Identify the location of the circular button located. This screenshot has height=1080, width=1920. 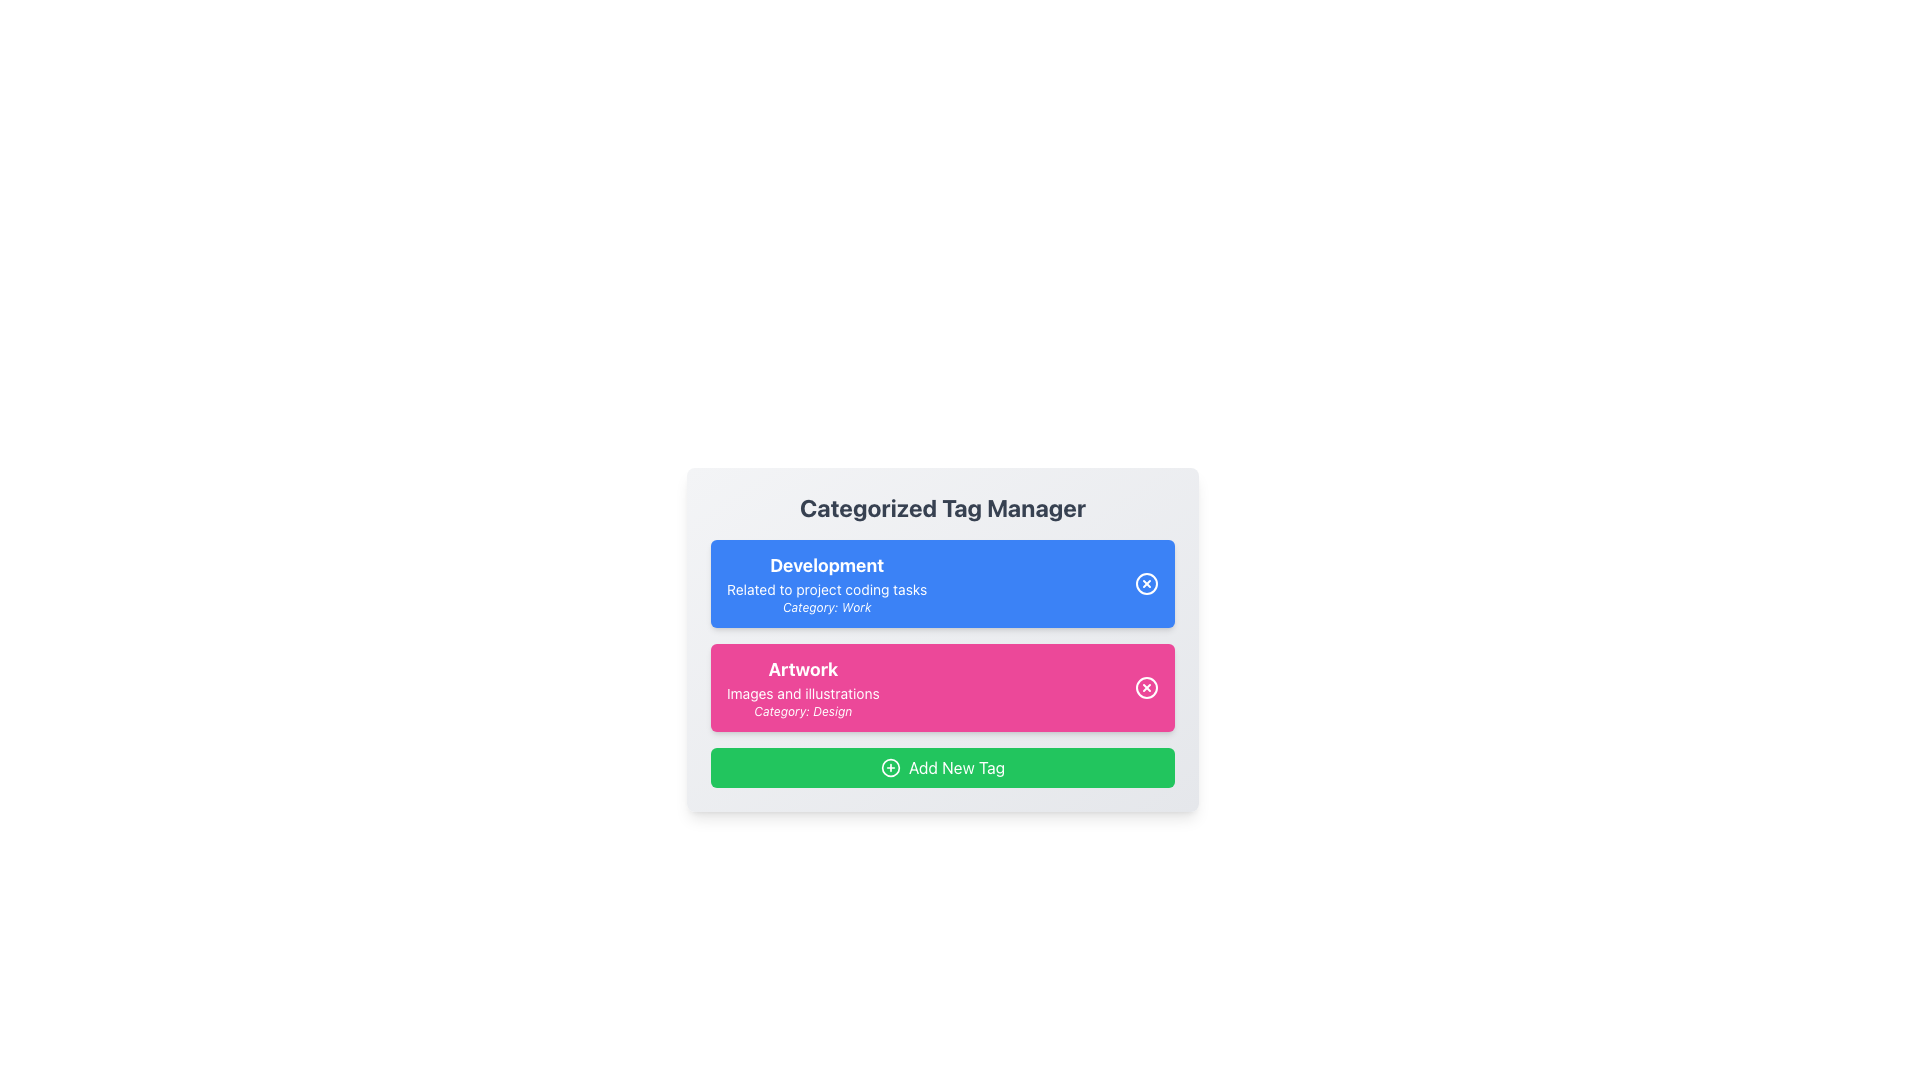
(1147, 686).